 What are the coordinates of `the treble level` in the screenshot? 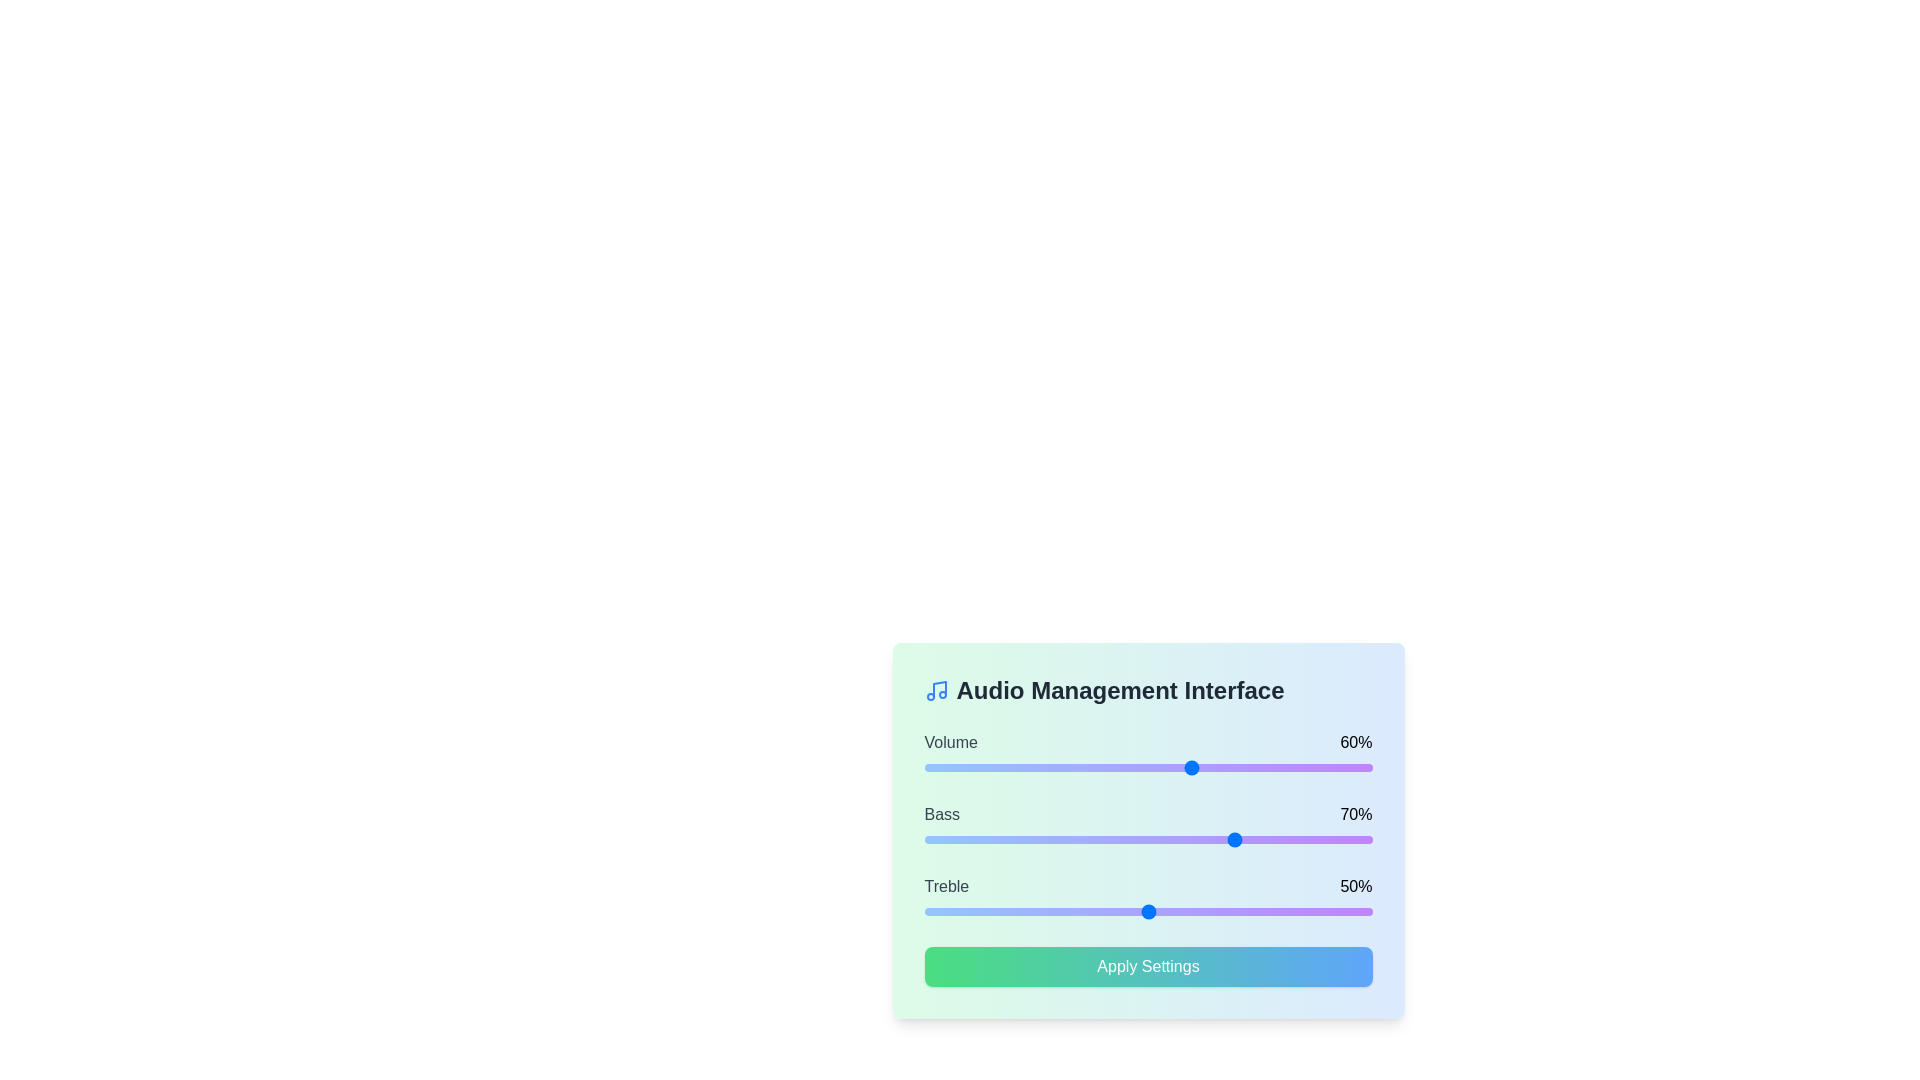 It's located at (1175, 911).